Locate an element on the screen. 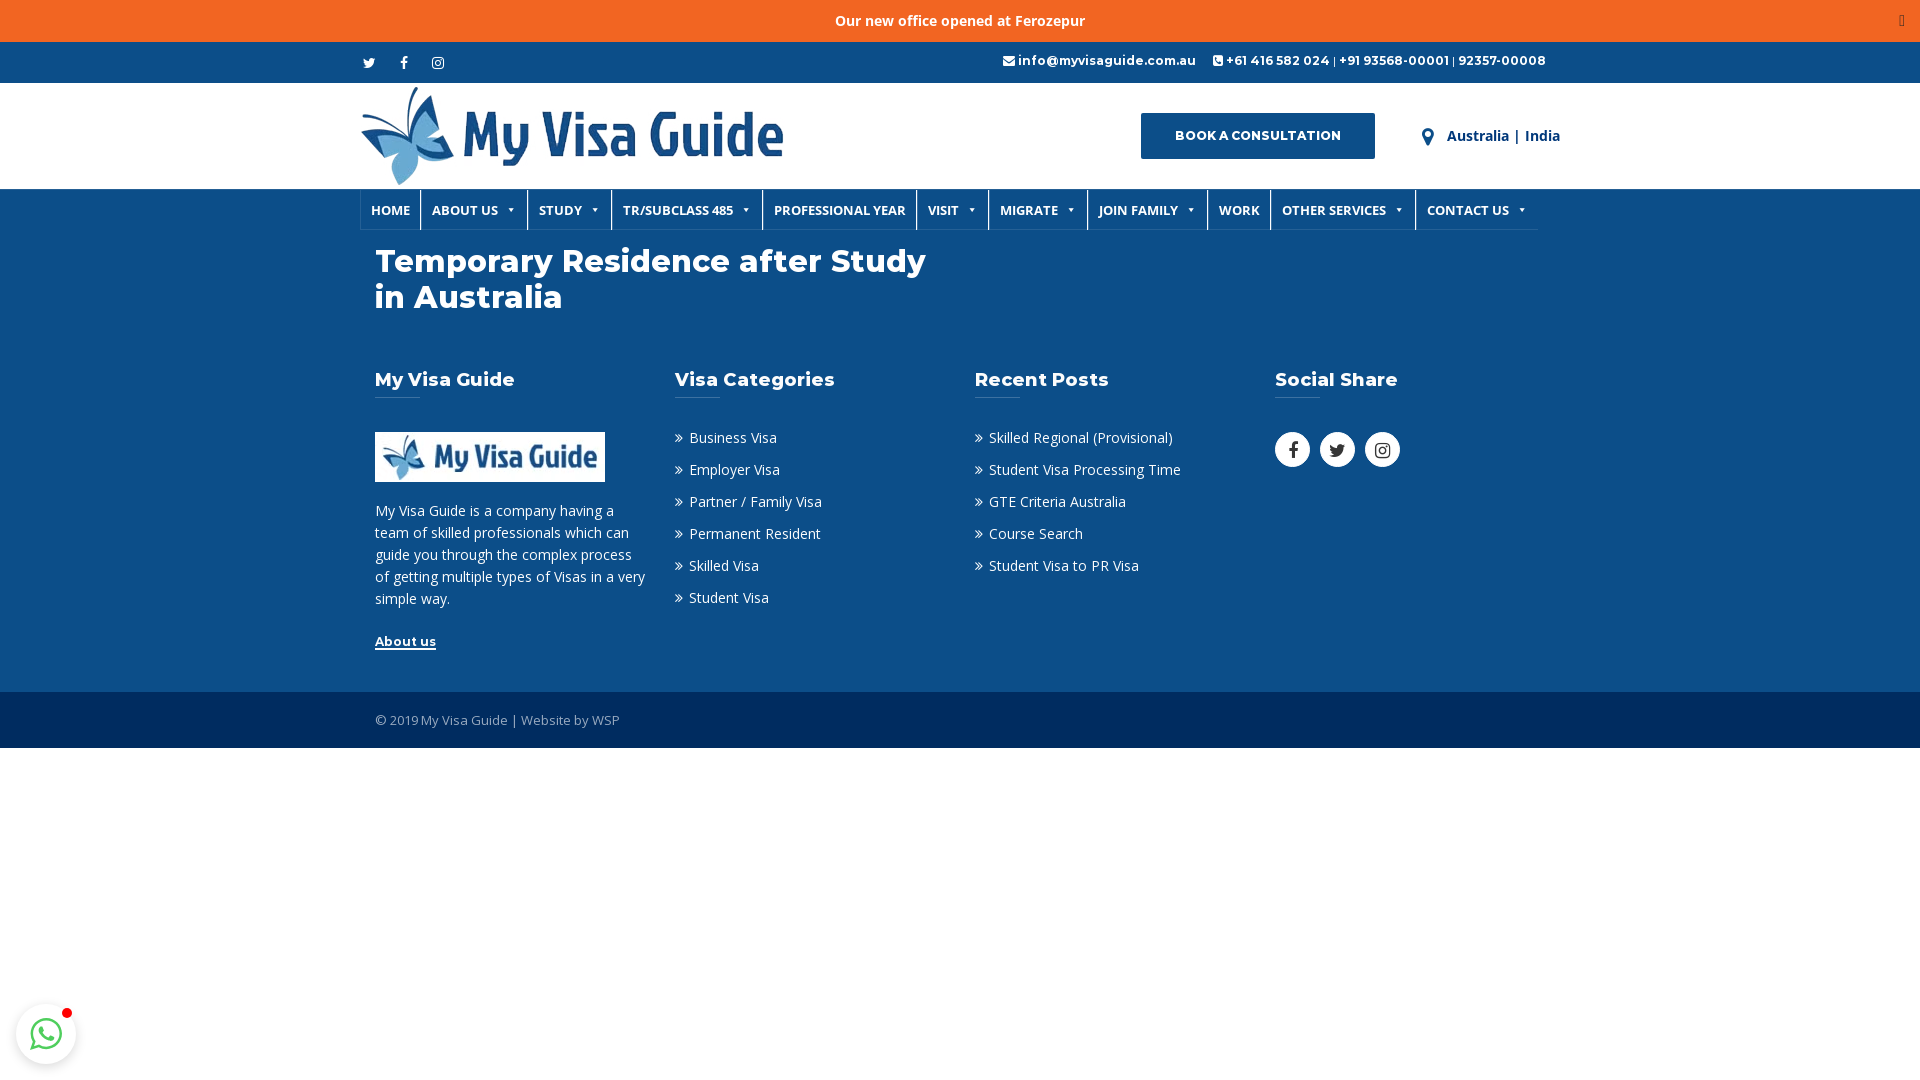  'BOOK A CONSULTATION' is located at coordinates (1256, 135).